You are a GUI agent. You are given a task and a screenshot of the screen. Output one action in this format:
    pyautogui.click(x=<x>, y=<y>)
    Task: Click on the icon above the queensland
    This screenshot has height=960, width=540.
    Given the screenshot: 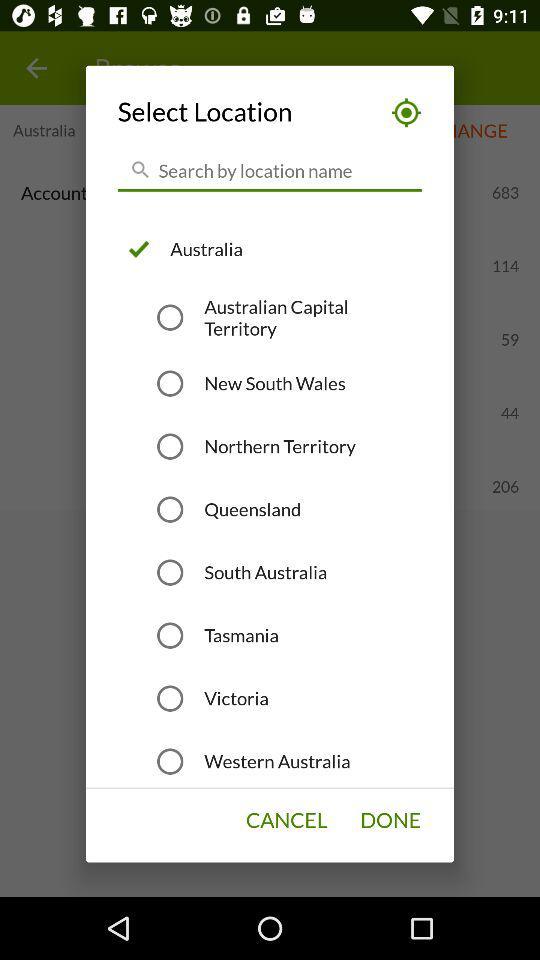 What is the action you would take?
    pyautogui.click(x=279, y=446)
    